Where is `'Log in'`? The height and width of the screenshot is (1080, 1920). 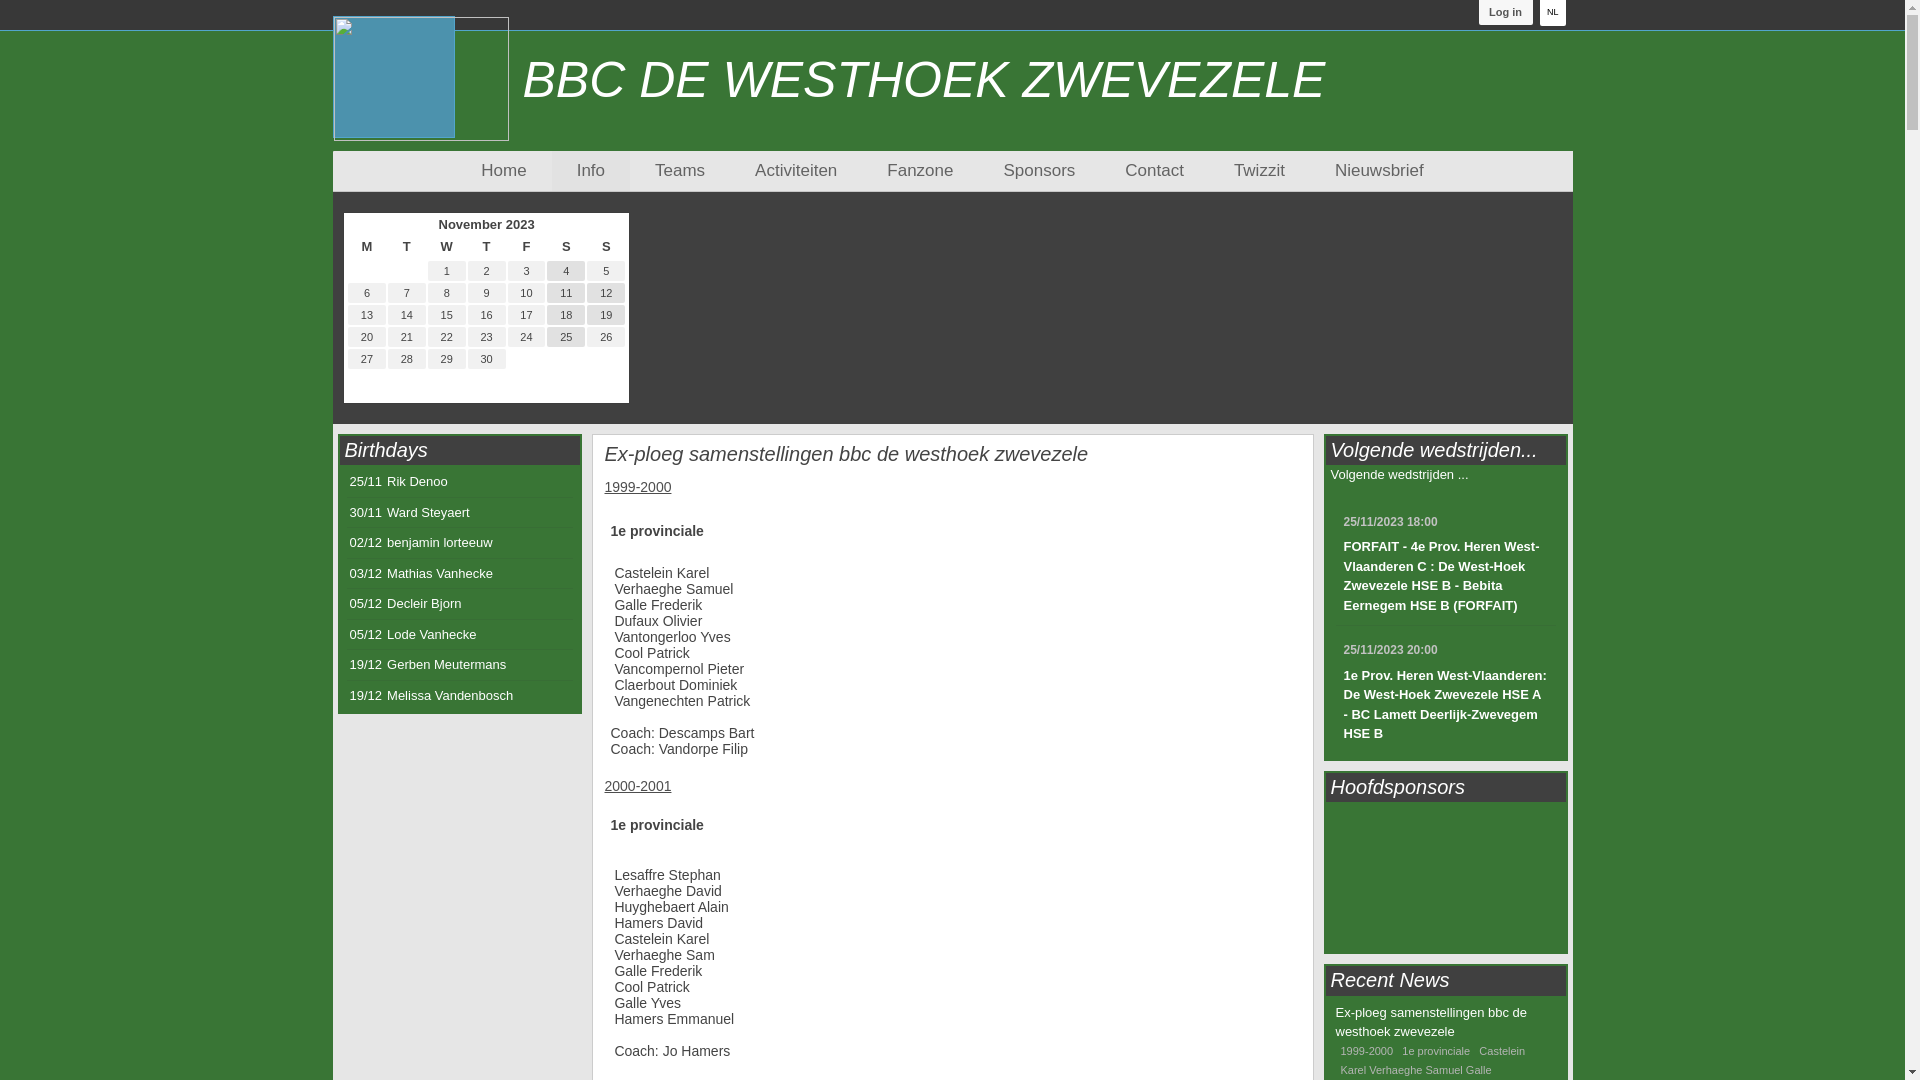 'Log in' is located at coordinates (1478, 12).